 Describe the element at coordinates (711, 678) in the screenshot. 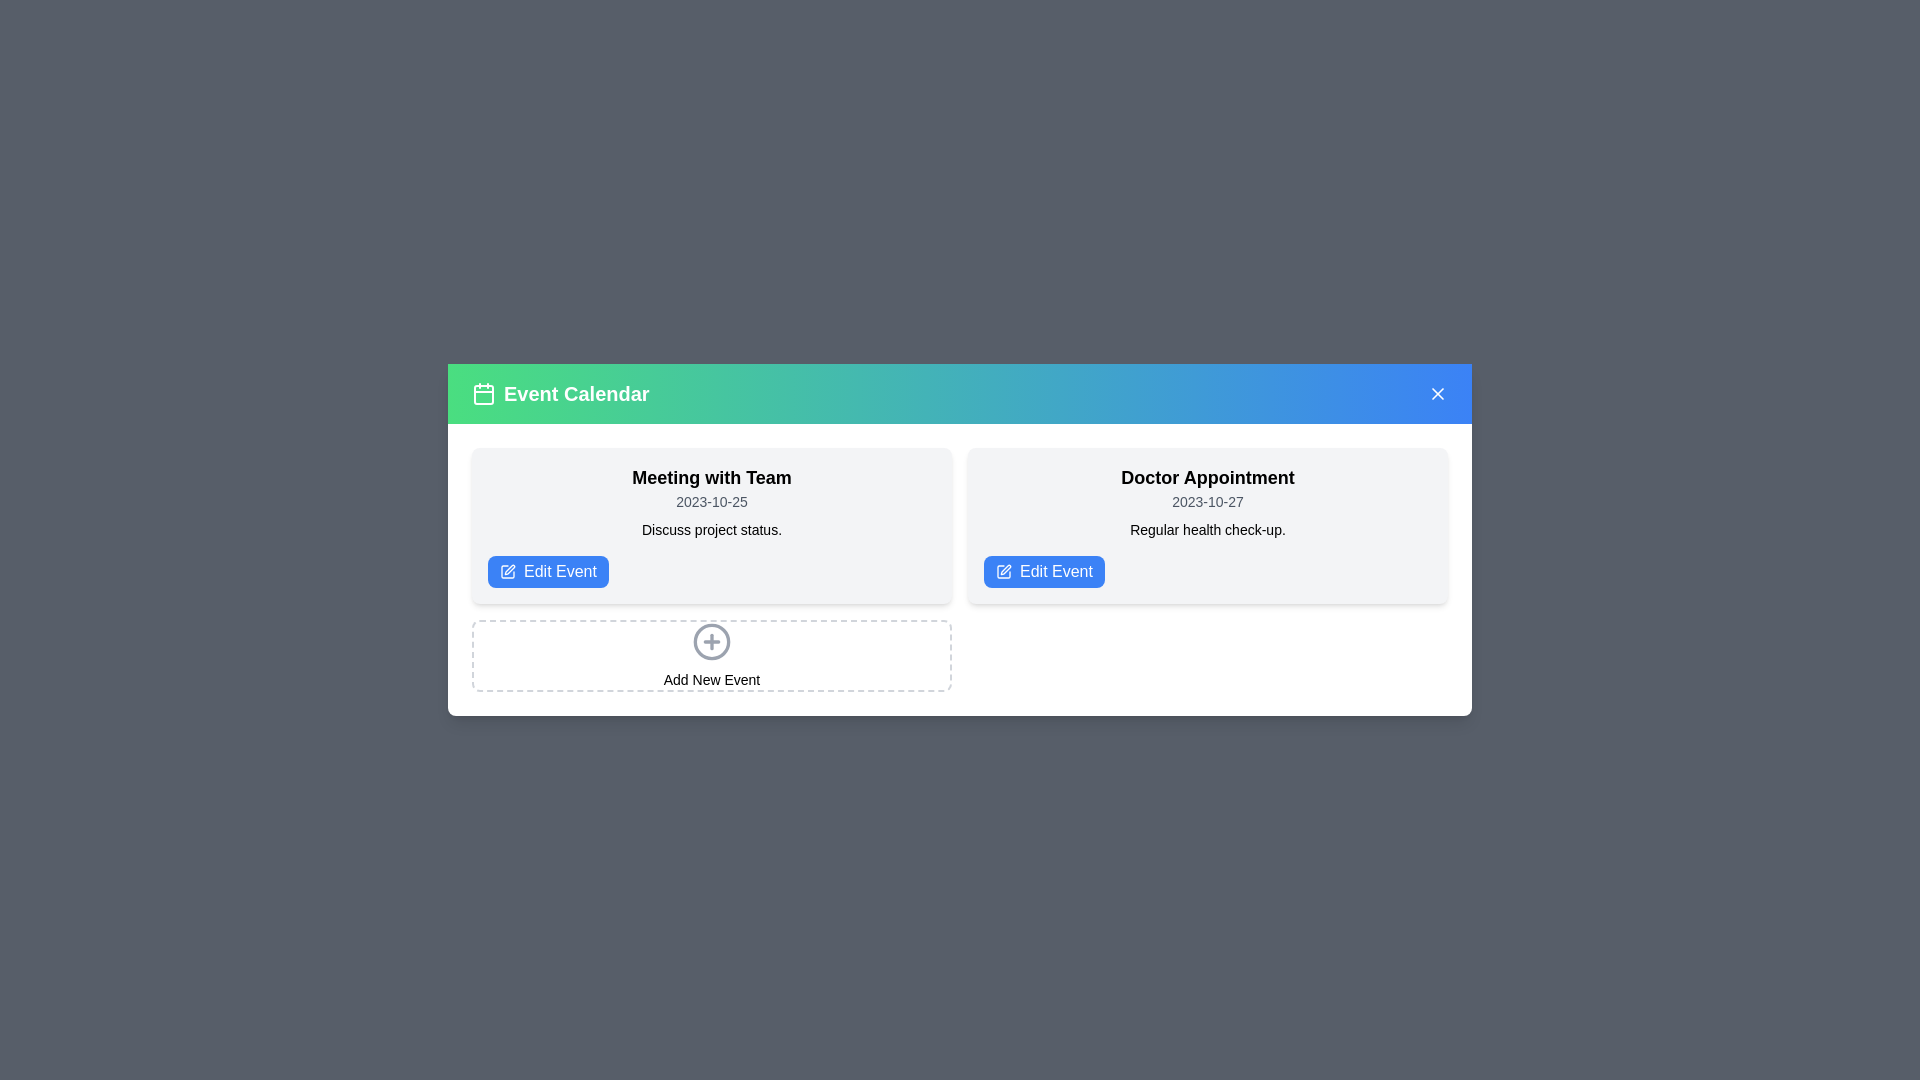

I see `the 'Add New Event' button to initiate the process of adding a new event` at that location.